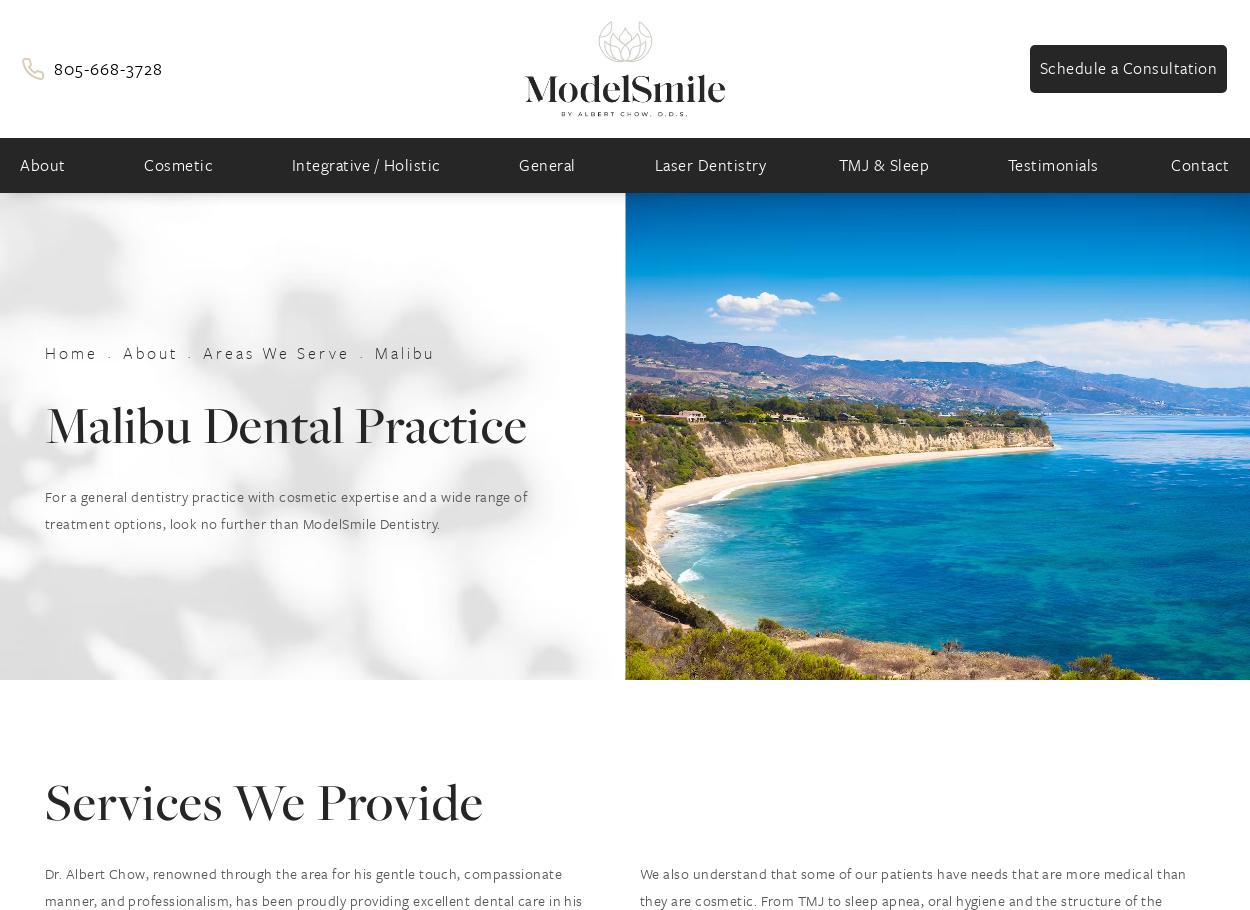  I want to click on 'Malibu', so click(405, 350).